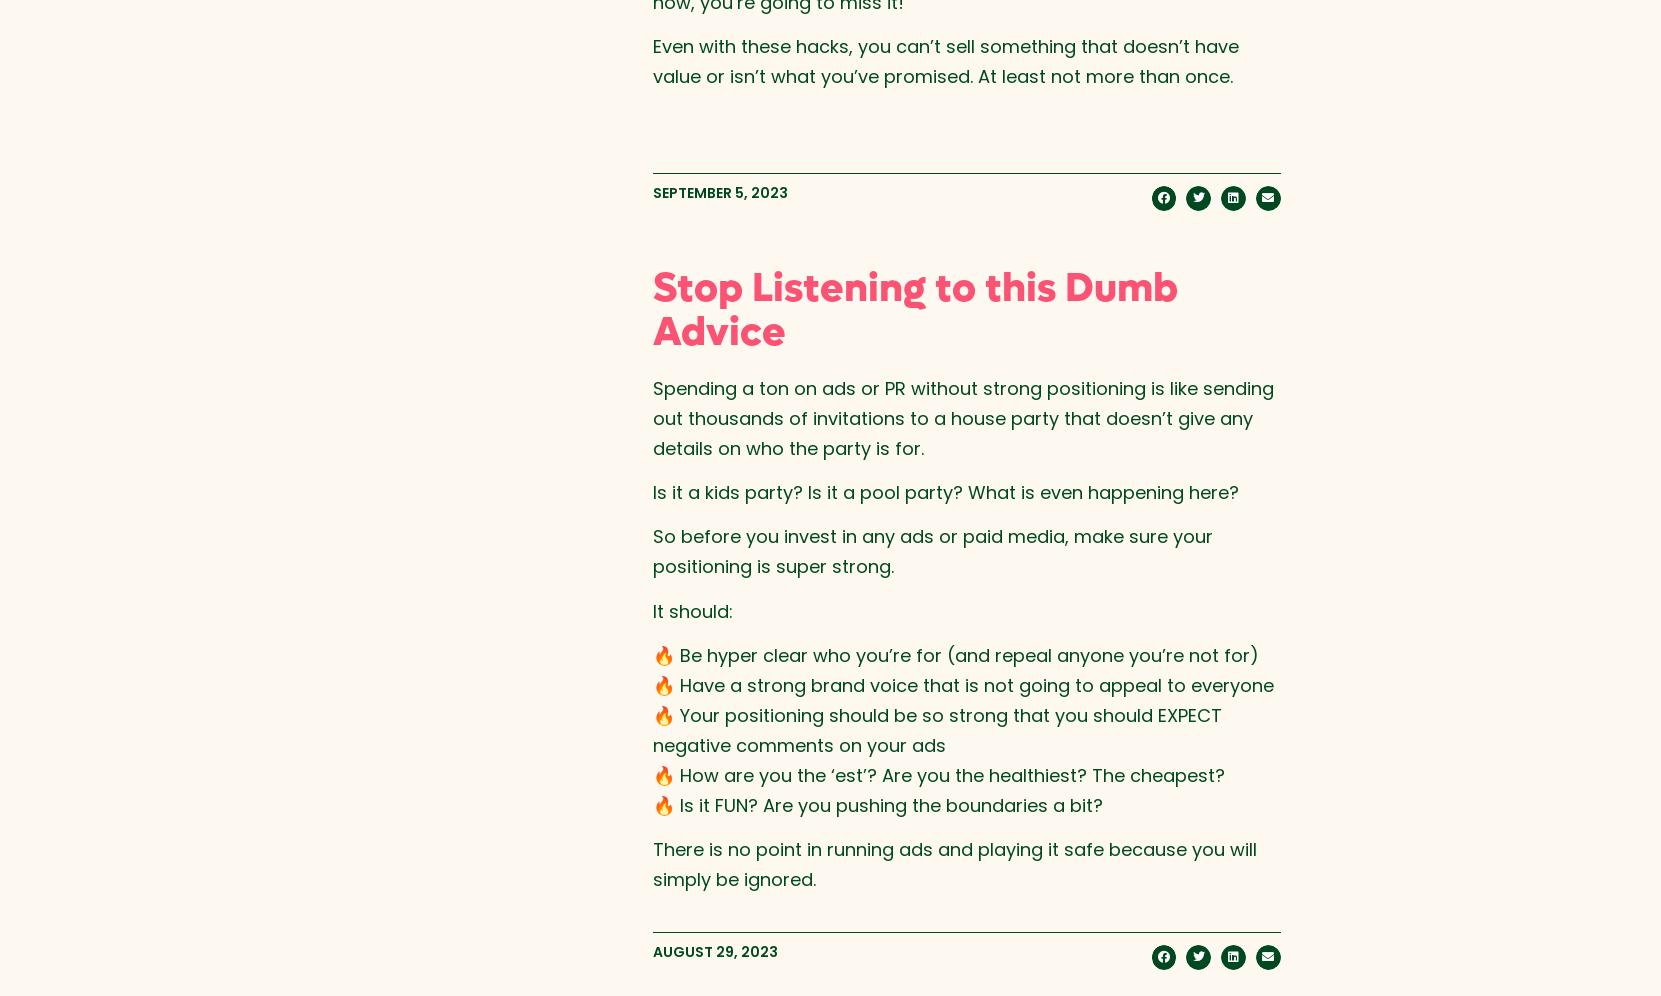 The height and width of the screenshot is (996, 1661). What do you see at coordinates (714, 950) in the screenshot?
I see `'August 29, 2023'` at bounding box center [714, 950].